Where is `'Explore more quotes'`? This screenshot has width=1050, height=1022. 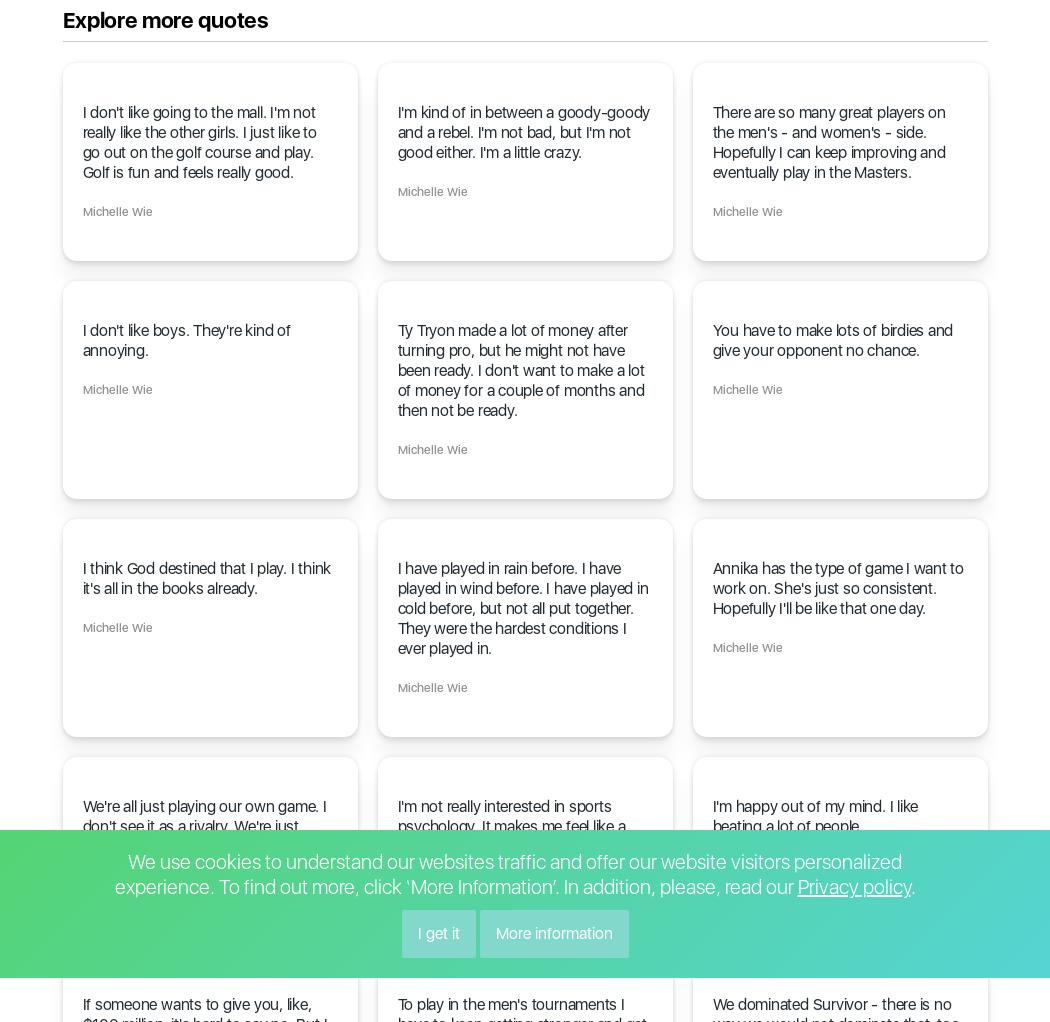
'Explore more quotes' is located at coordinates (164, 19).